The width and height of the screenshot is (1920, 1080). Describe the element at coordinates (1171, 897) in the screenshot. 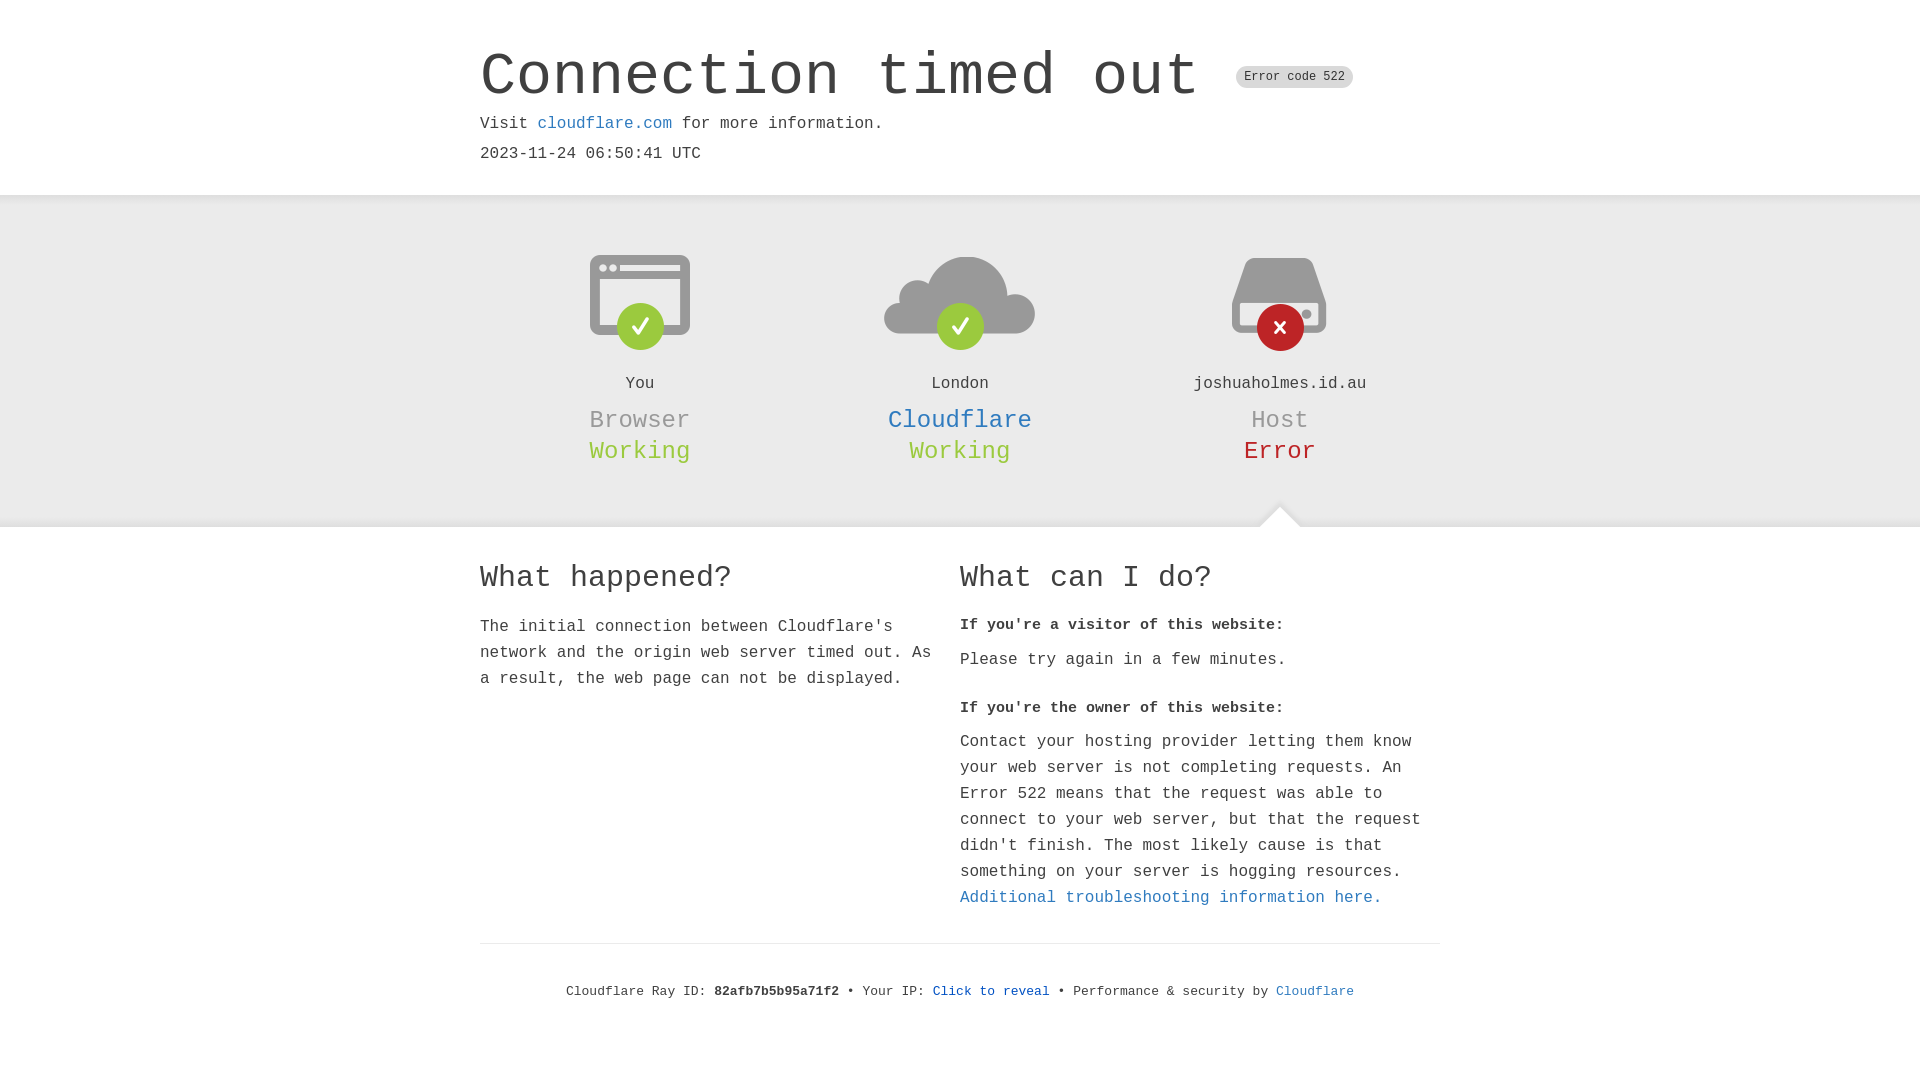

I see `'Additional troubleshooting information here.'` at that location.